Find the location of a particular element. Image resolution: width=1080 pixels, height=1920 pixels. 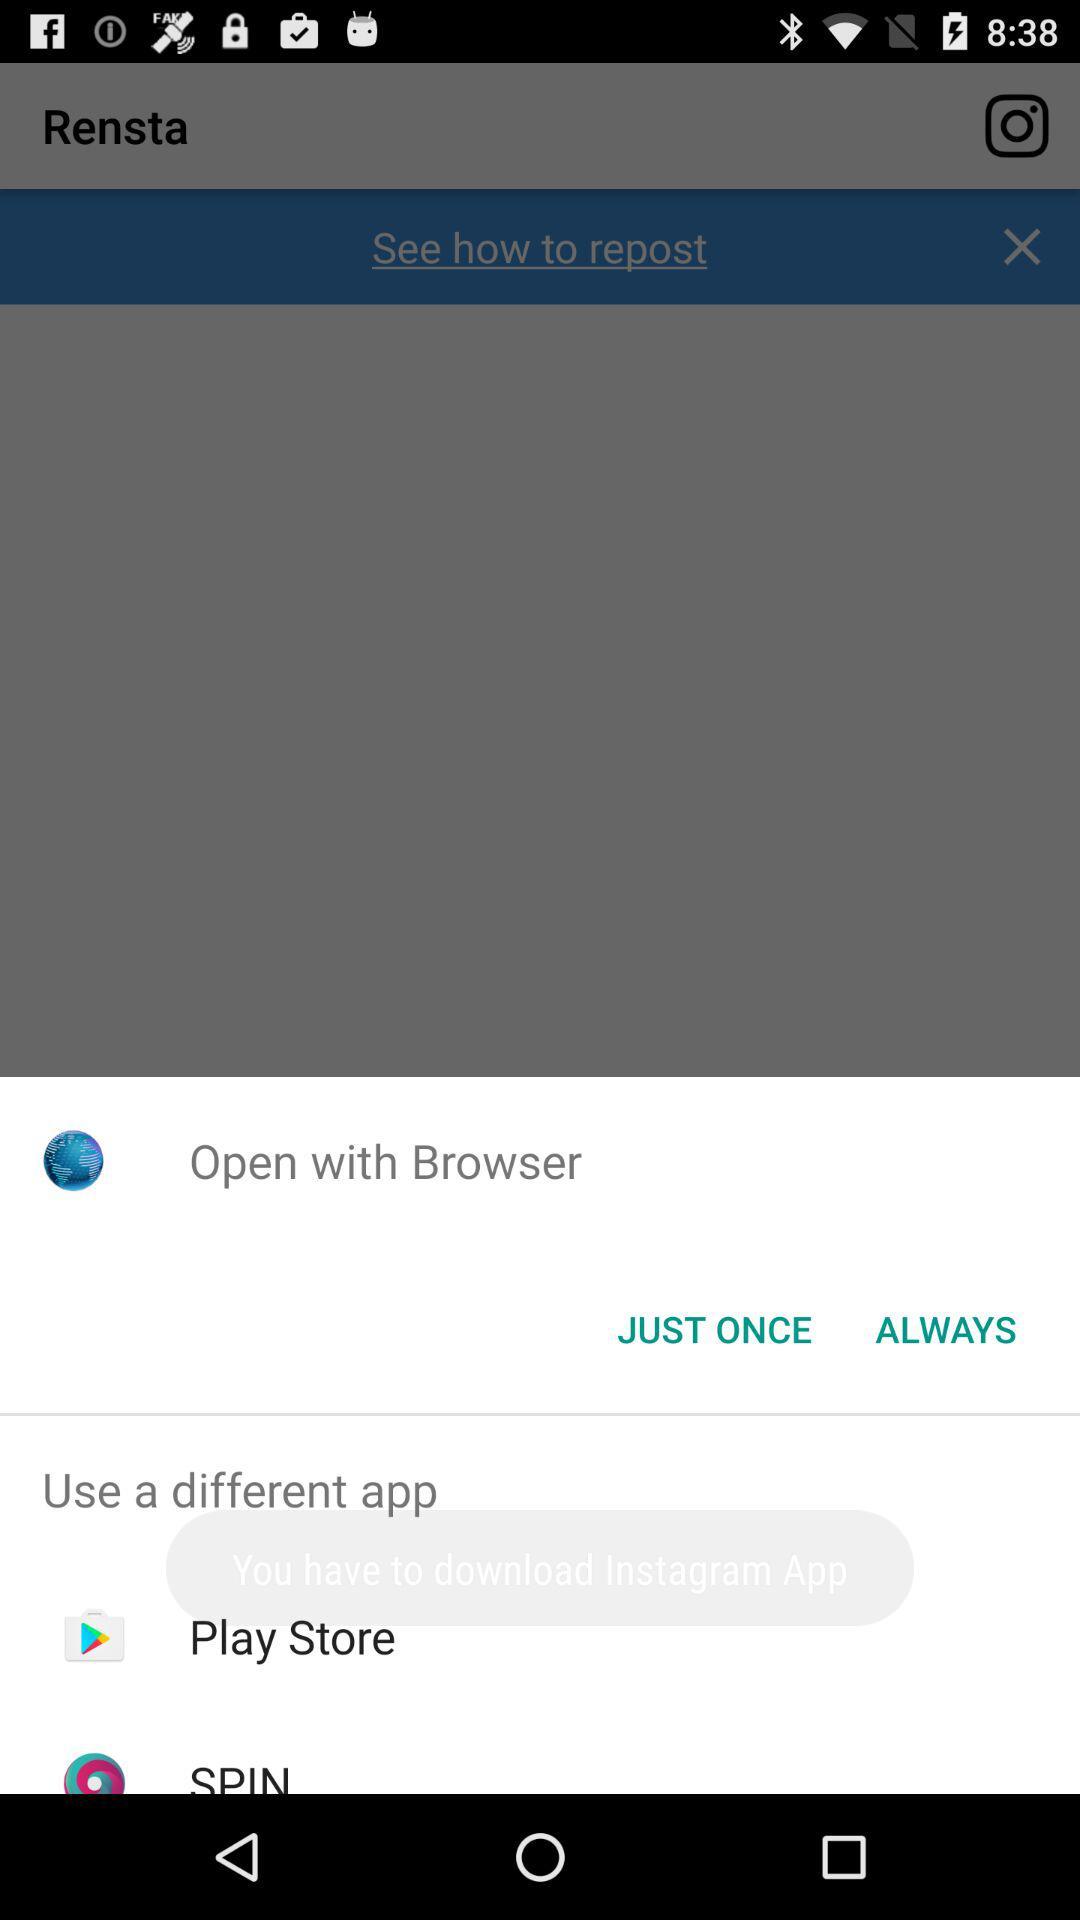

the spin is located at coordinates (239, 1772).